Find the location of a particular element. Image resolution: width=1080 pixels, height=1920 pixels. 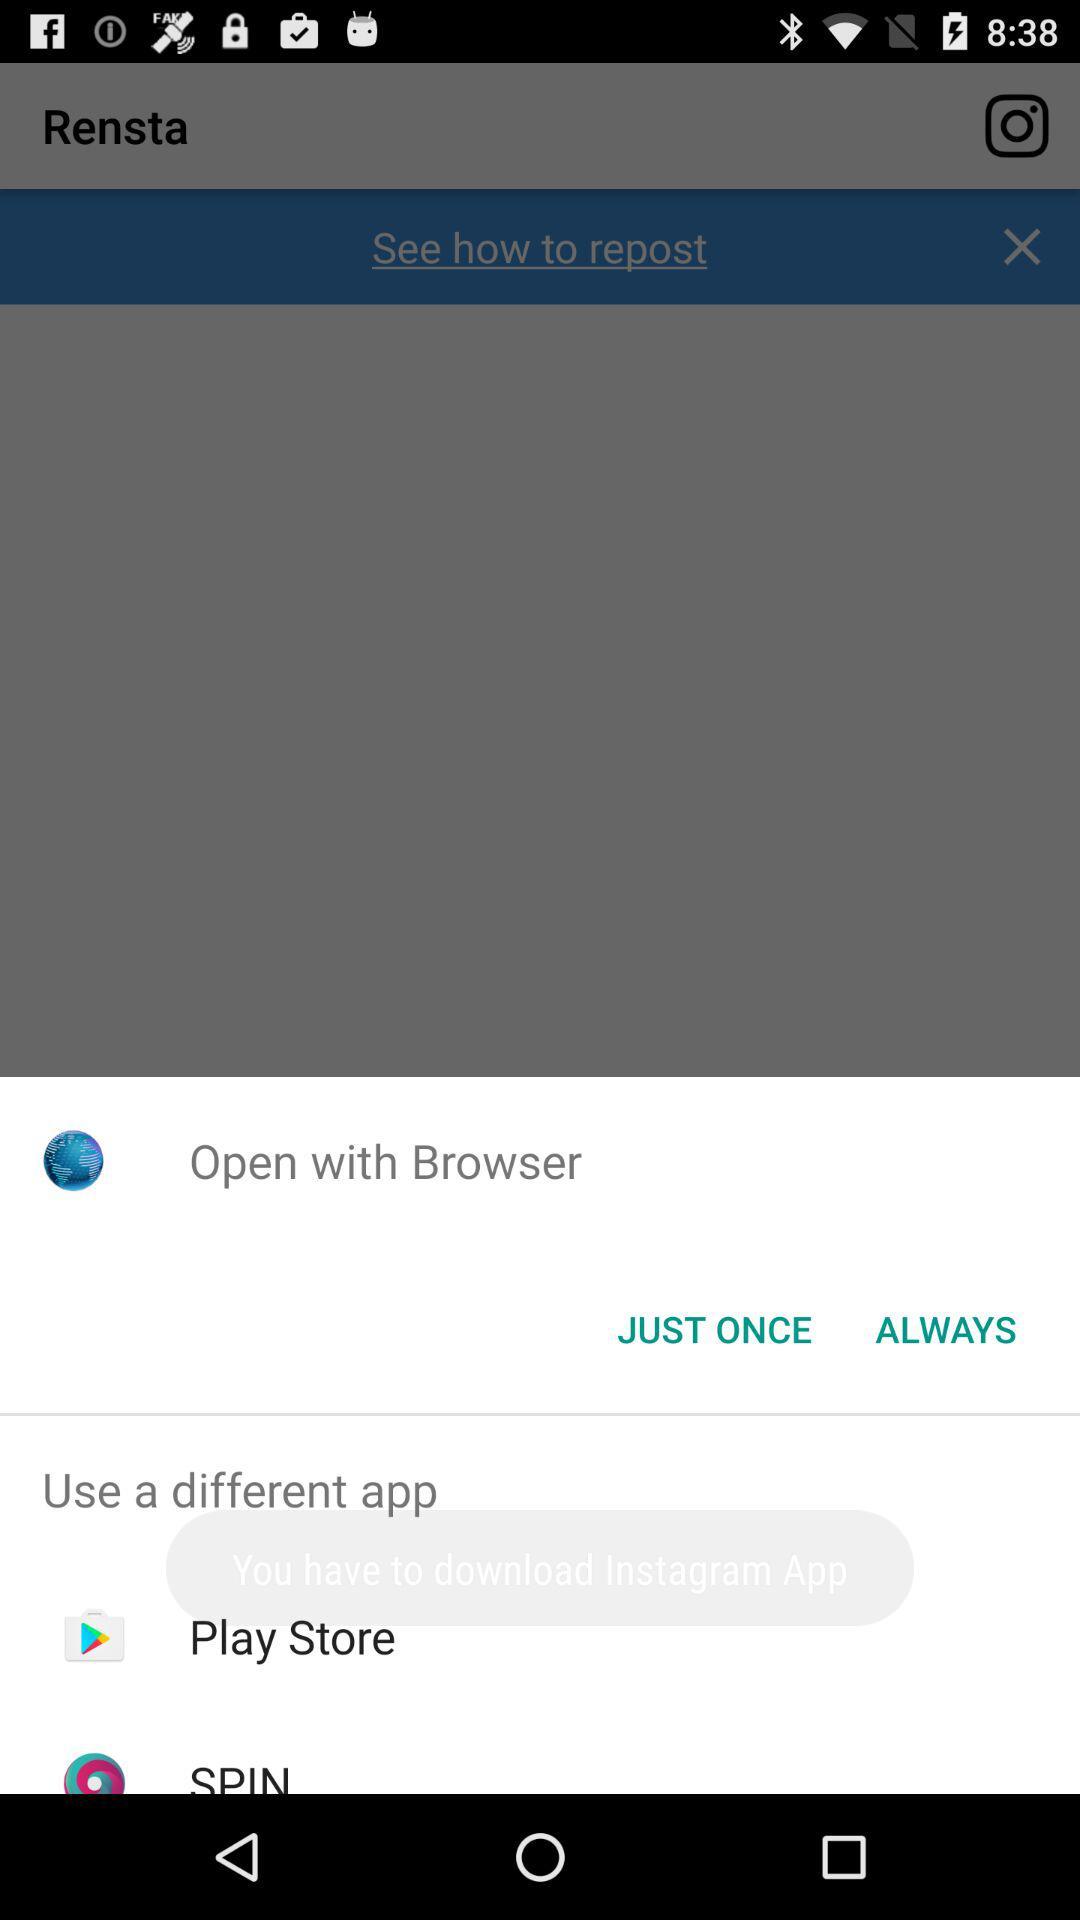

the spin is located at coordinates (239, 1772).